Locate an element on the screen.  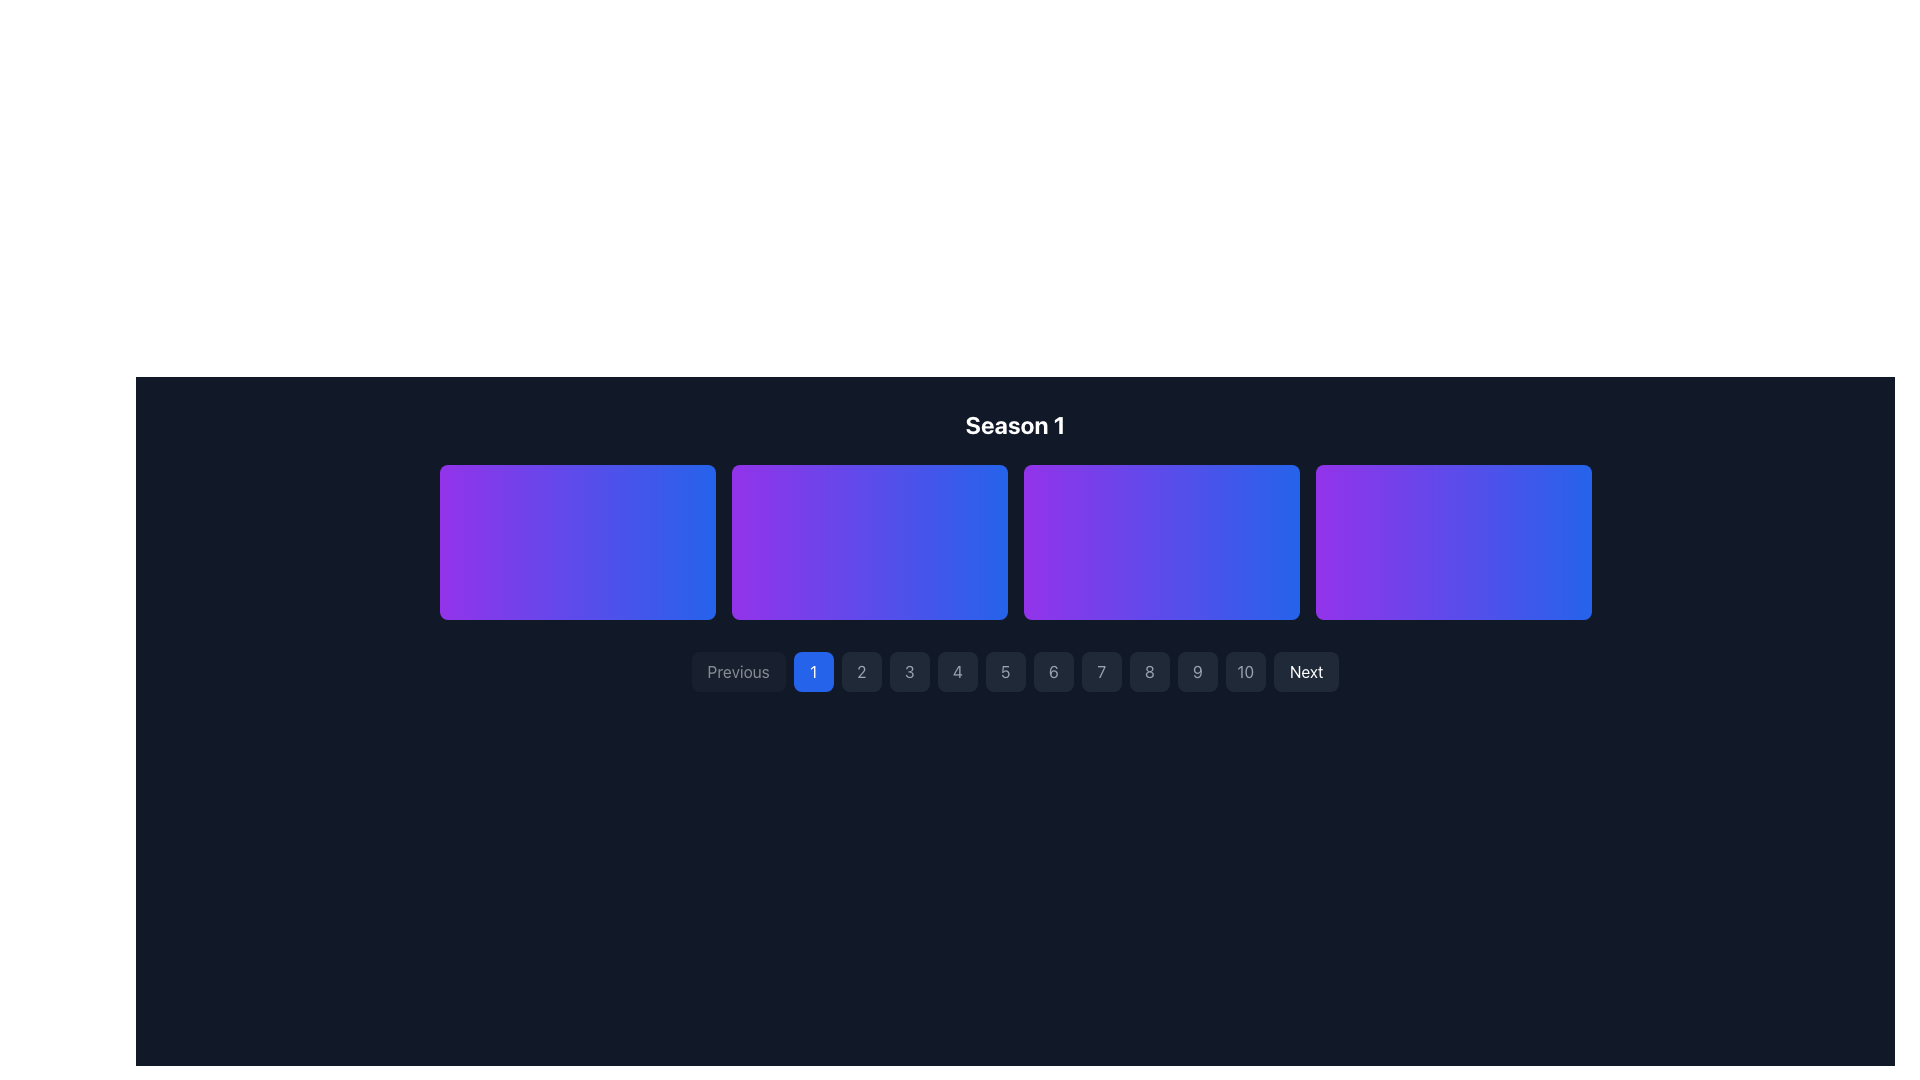
the small square button labeled '4' with a dark gray background is located at coordinates (956, 672).